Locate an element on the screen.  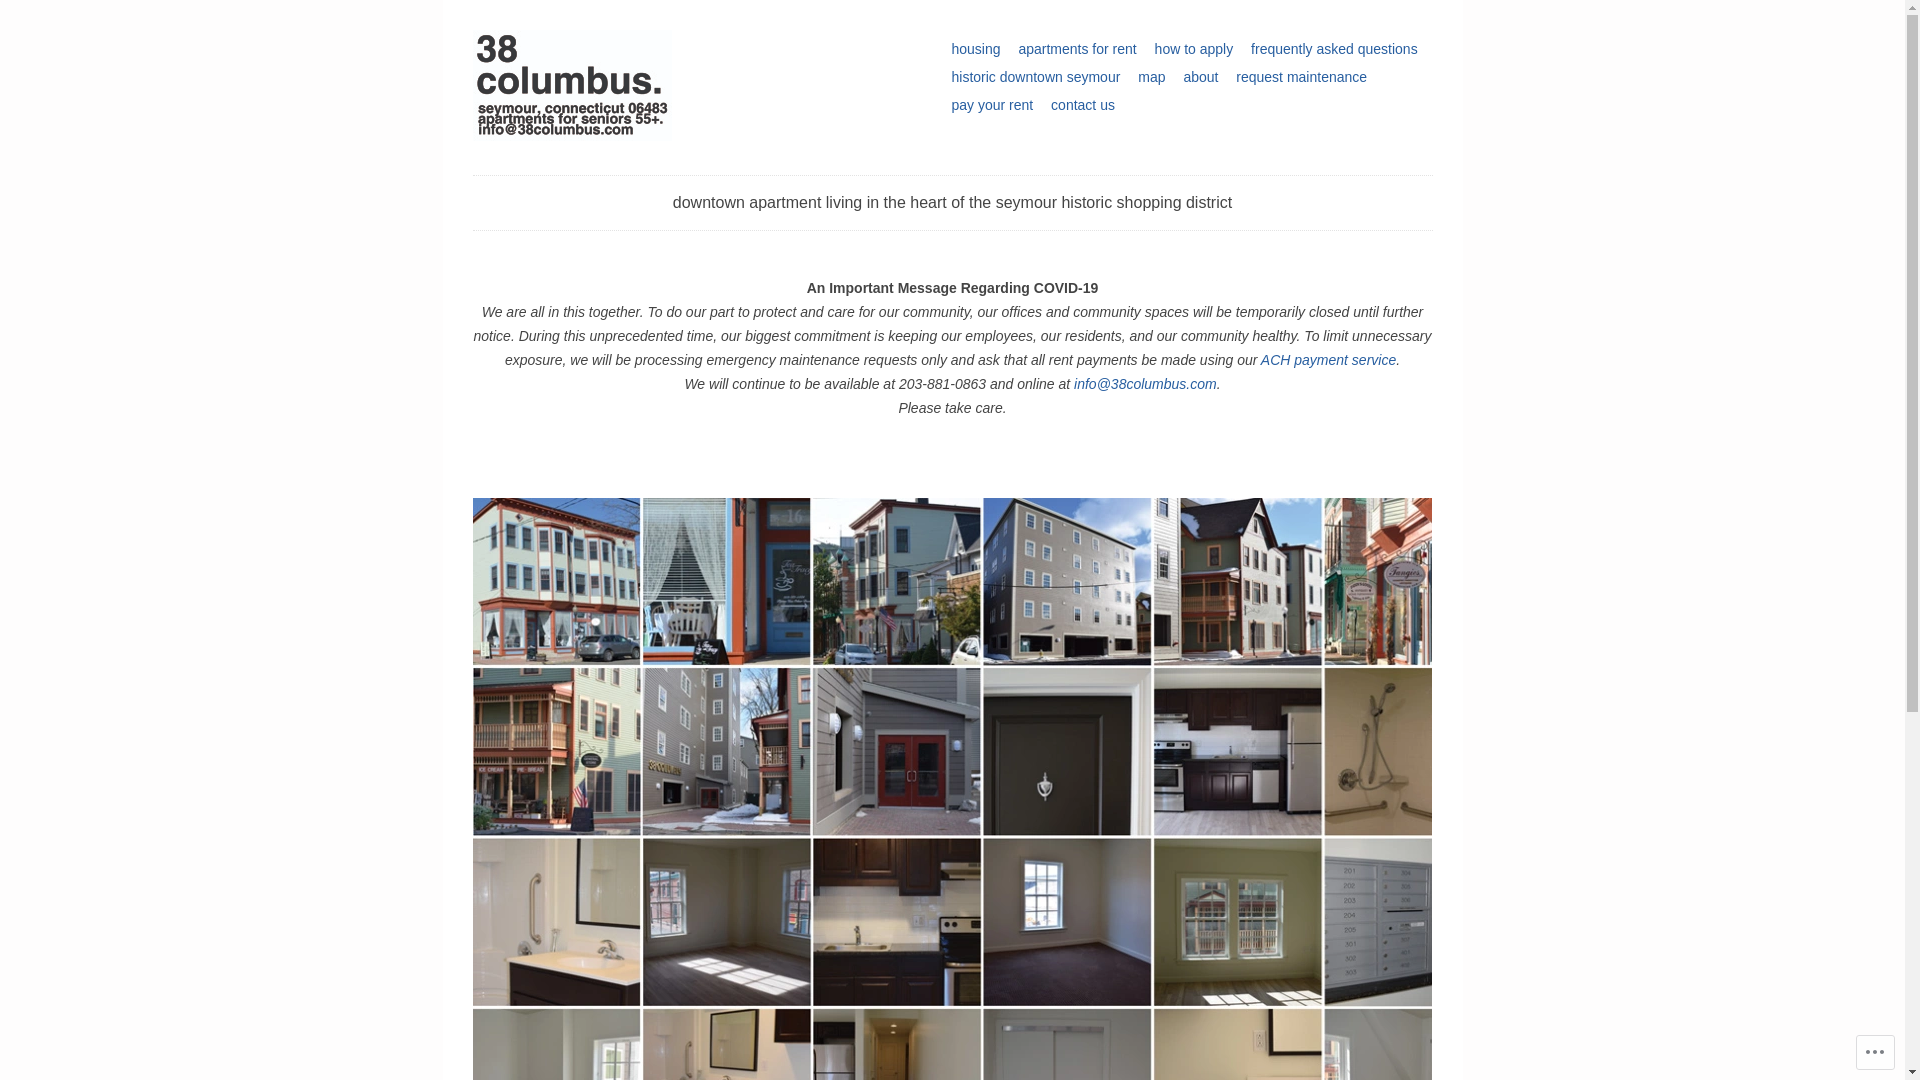
'contact us' is located at coordinates (1082, 104).